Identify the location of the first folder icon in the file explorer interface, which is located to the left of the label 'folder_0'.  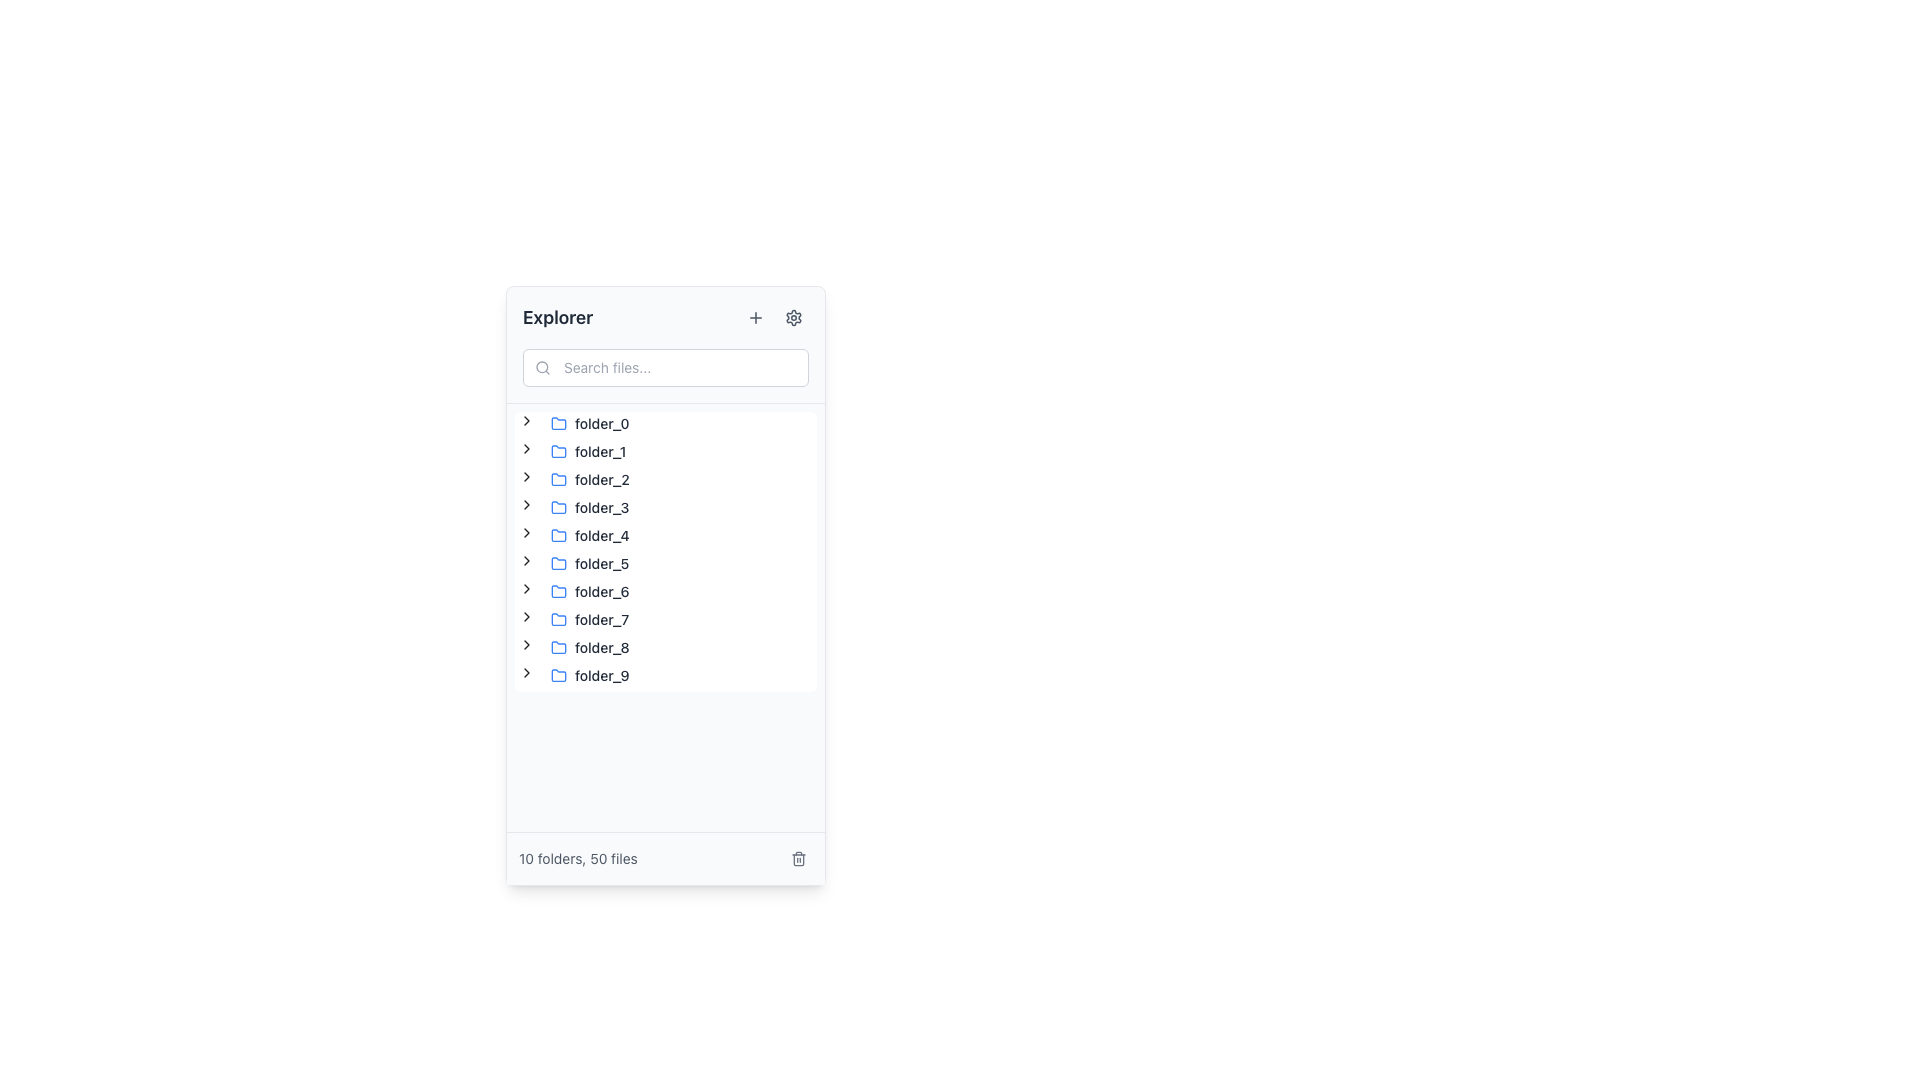
(558, 423).